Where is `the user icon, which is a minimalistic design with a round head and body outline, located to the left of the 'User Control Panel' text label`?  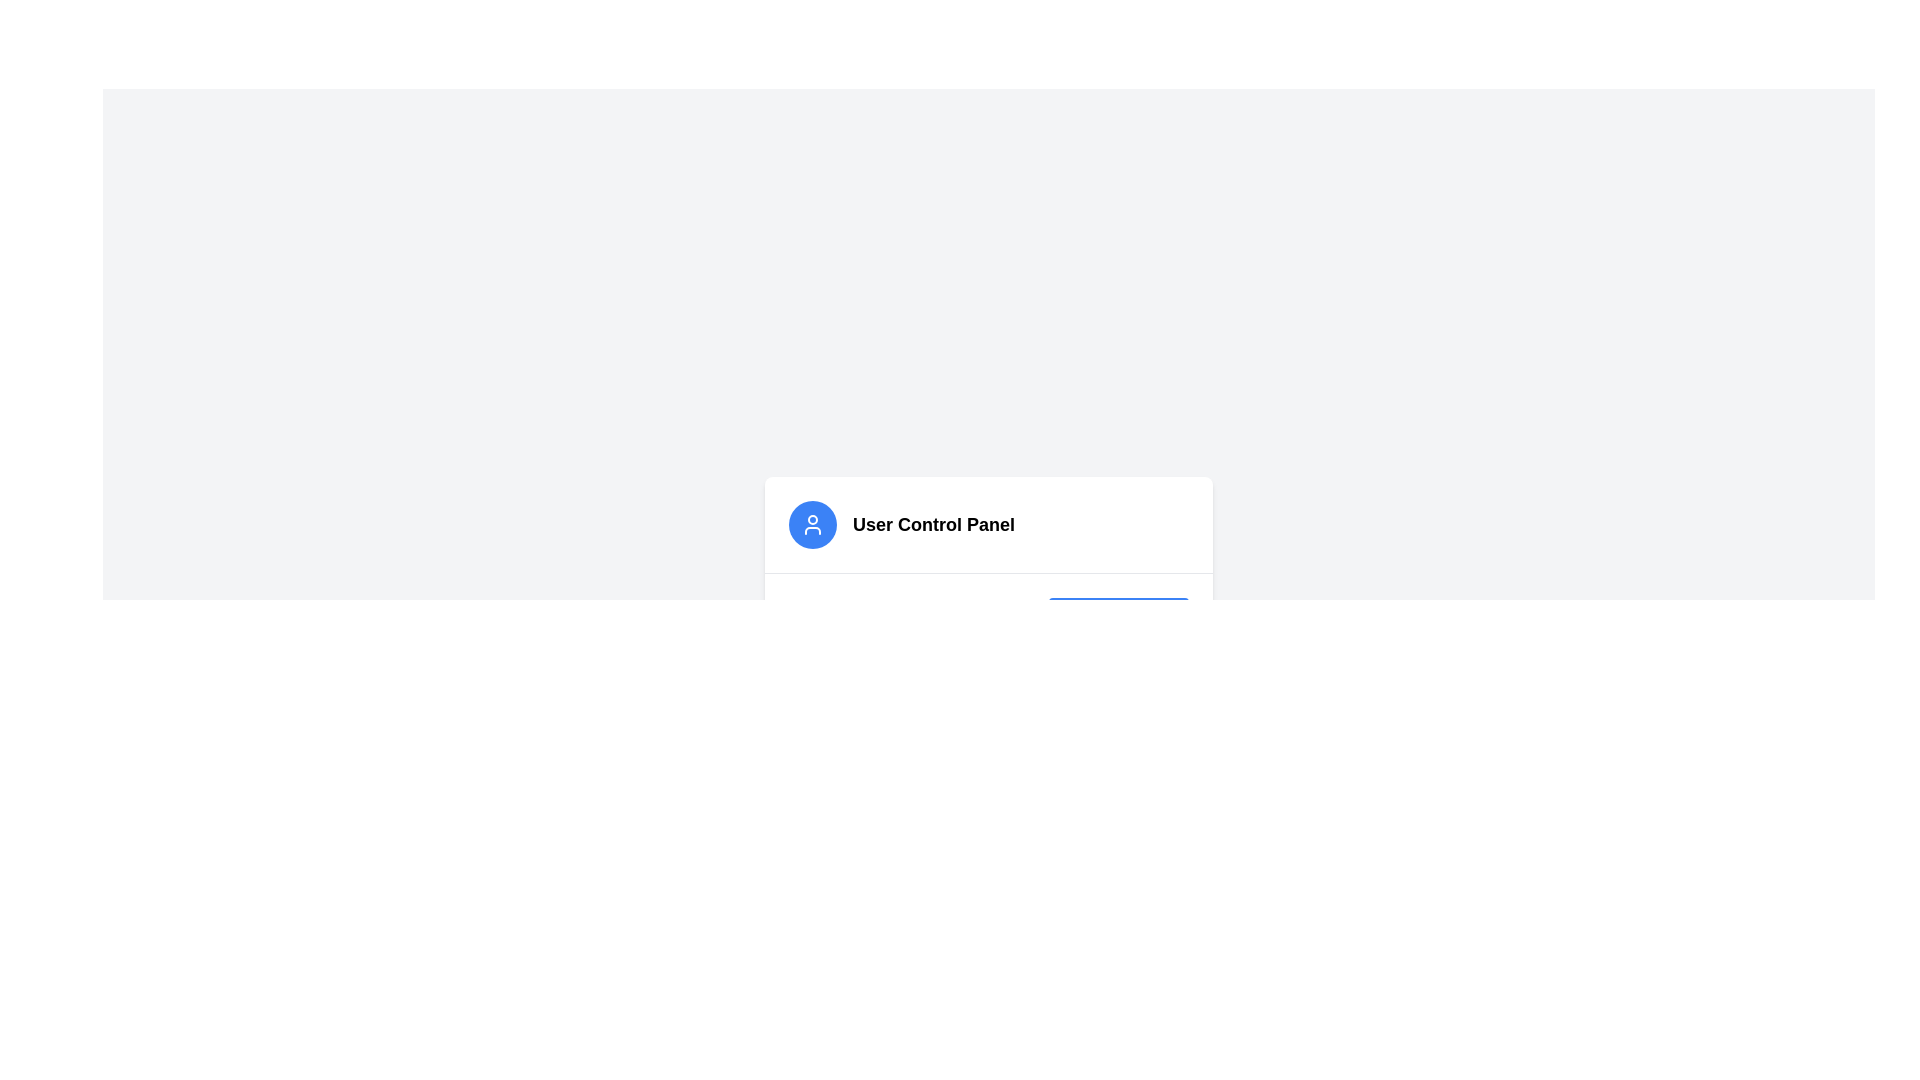 the user icon, which is a minimalistic design with a round head and body outline, located to the left of the 'User Control Panel' text label is located at coordinates (812, 523).